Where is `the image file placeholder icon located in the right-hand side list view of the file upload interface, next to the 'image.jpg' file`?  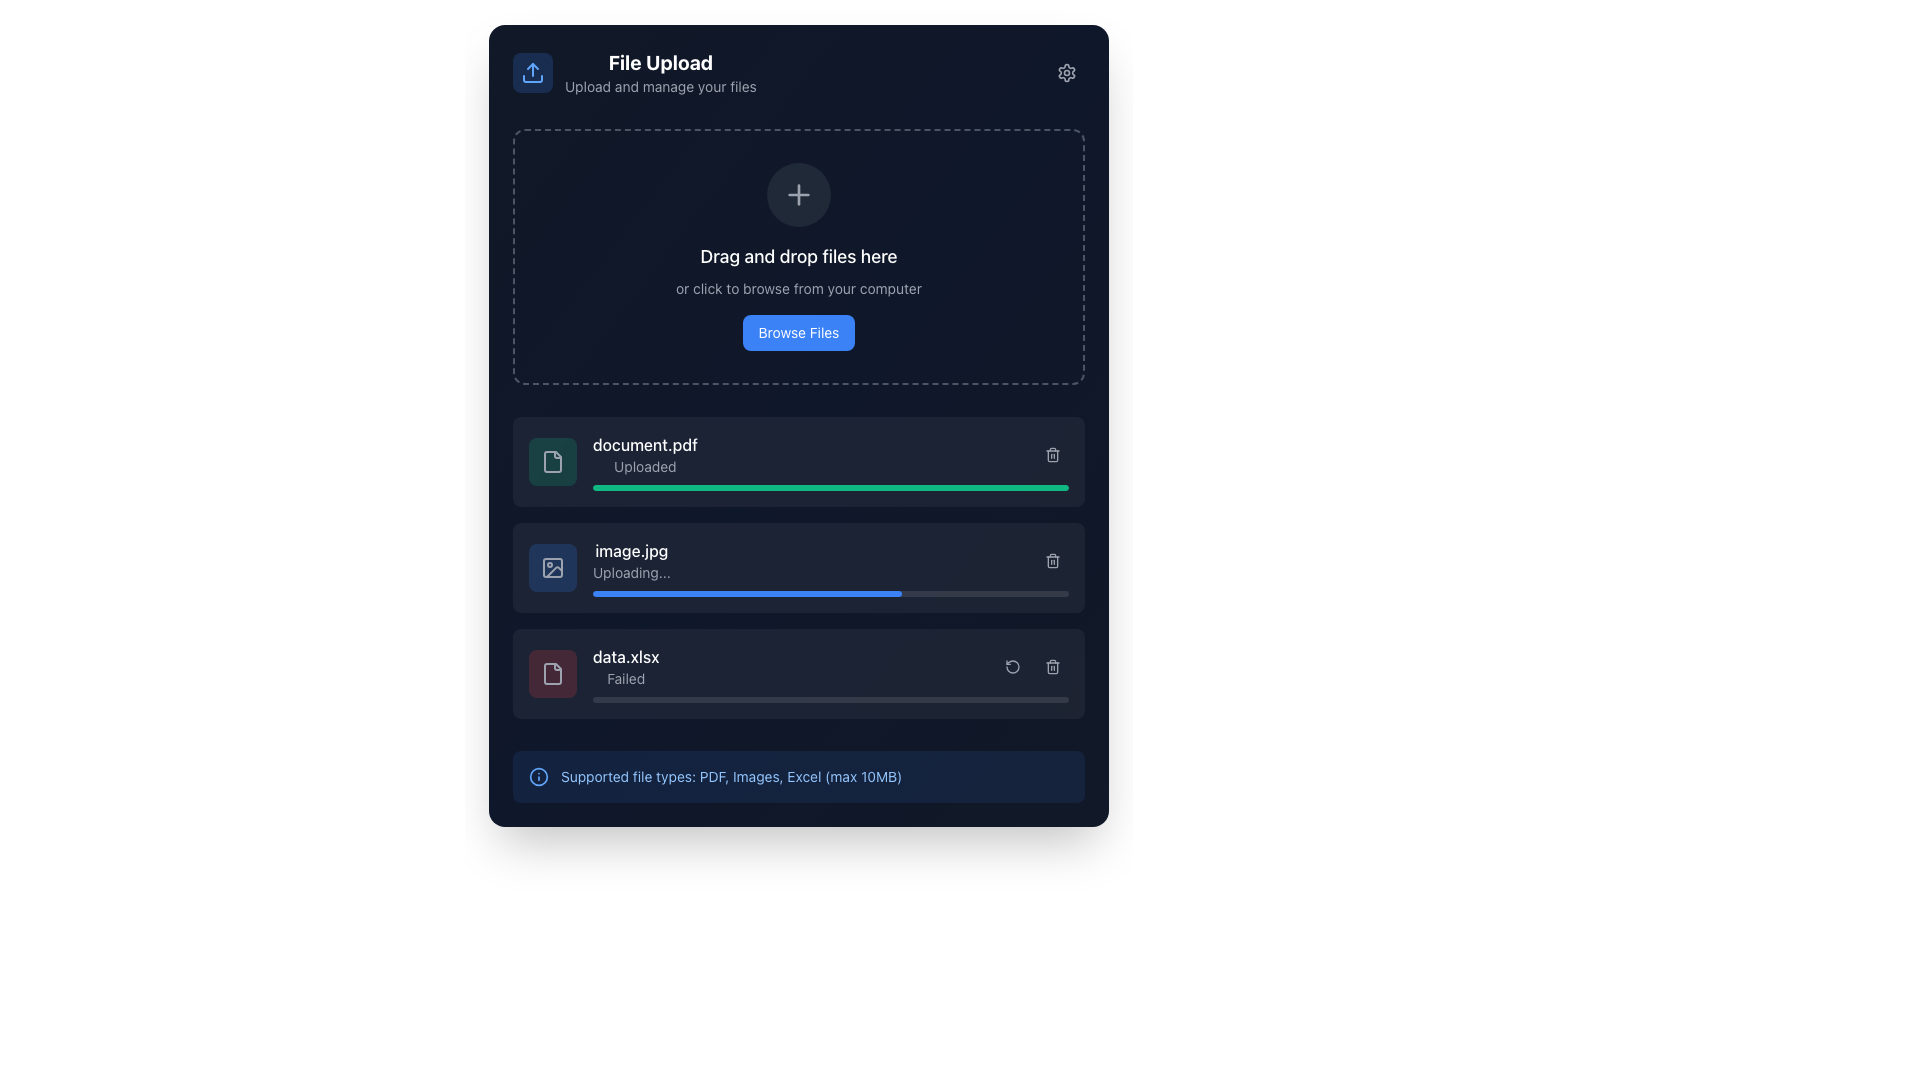
the image file placeholder icon located in the right-hand side list view of the file upload interface, next to the 'image.jpg' file is located at coordinates (552, 567).